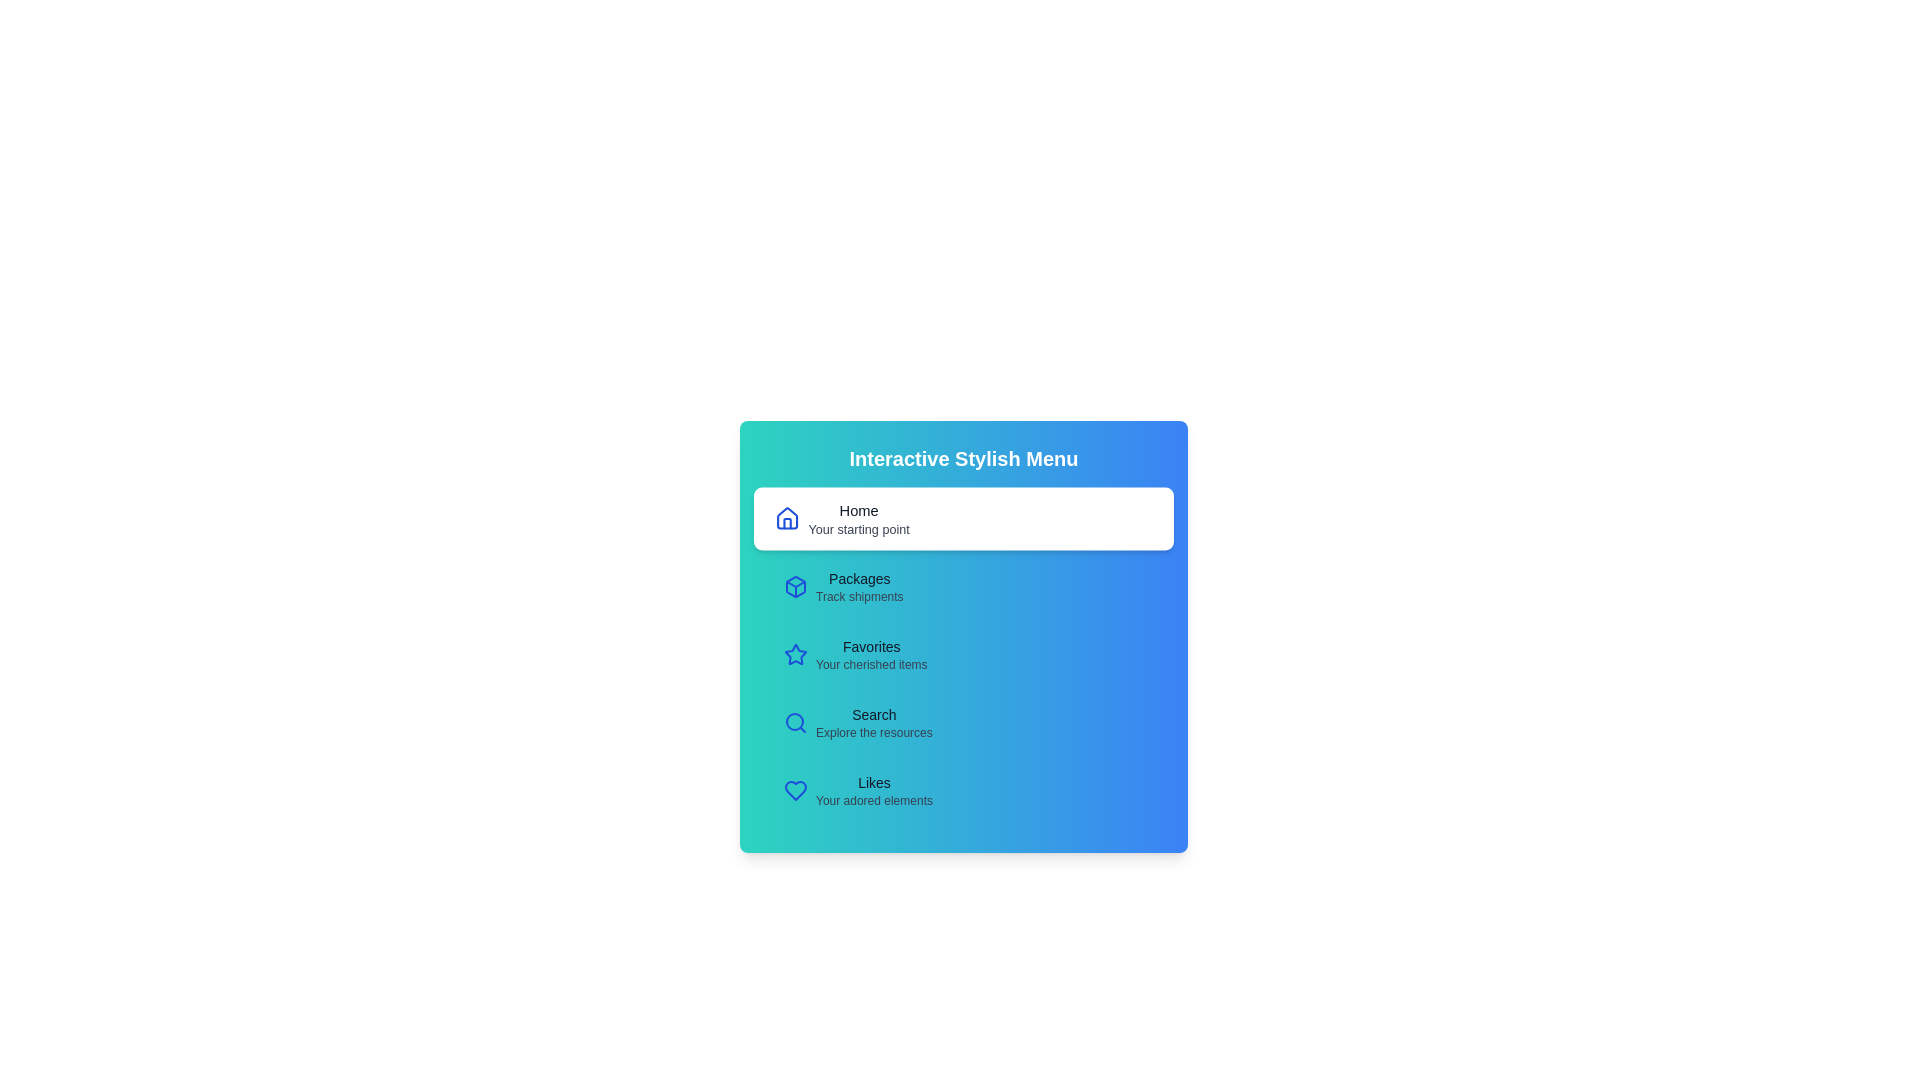 This screenshot has width=1920, height=1080. I want to click on the menu item corresponding to Search, so click(964, 722).